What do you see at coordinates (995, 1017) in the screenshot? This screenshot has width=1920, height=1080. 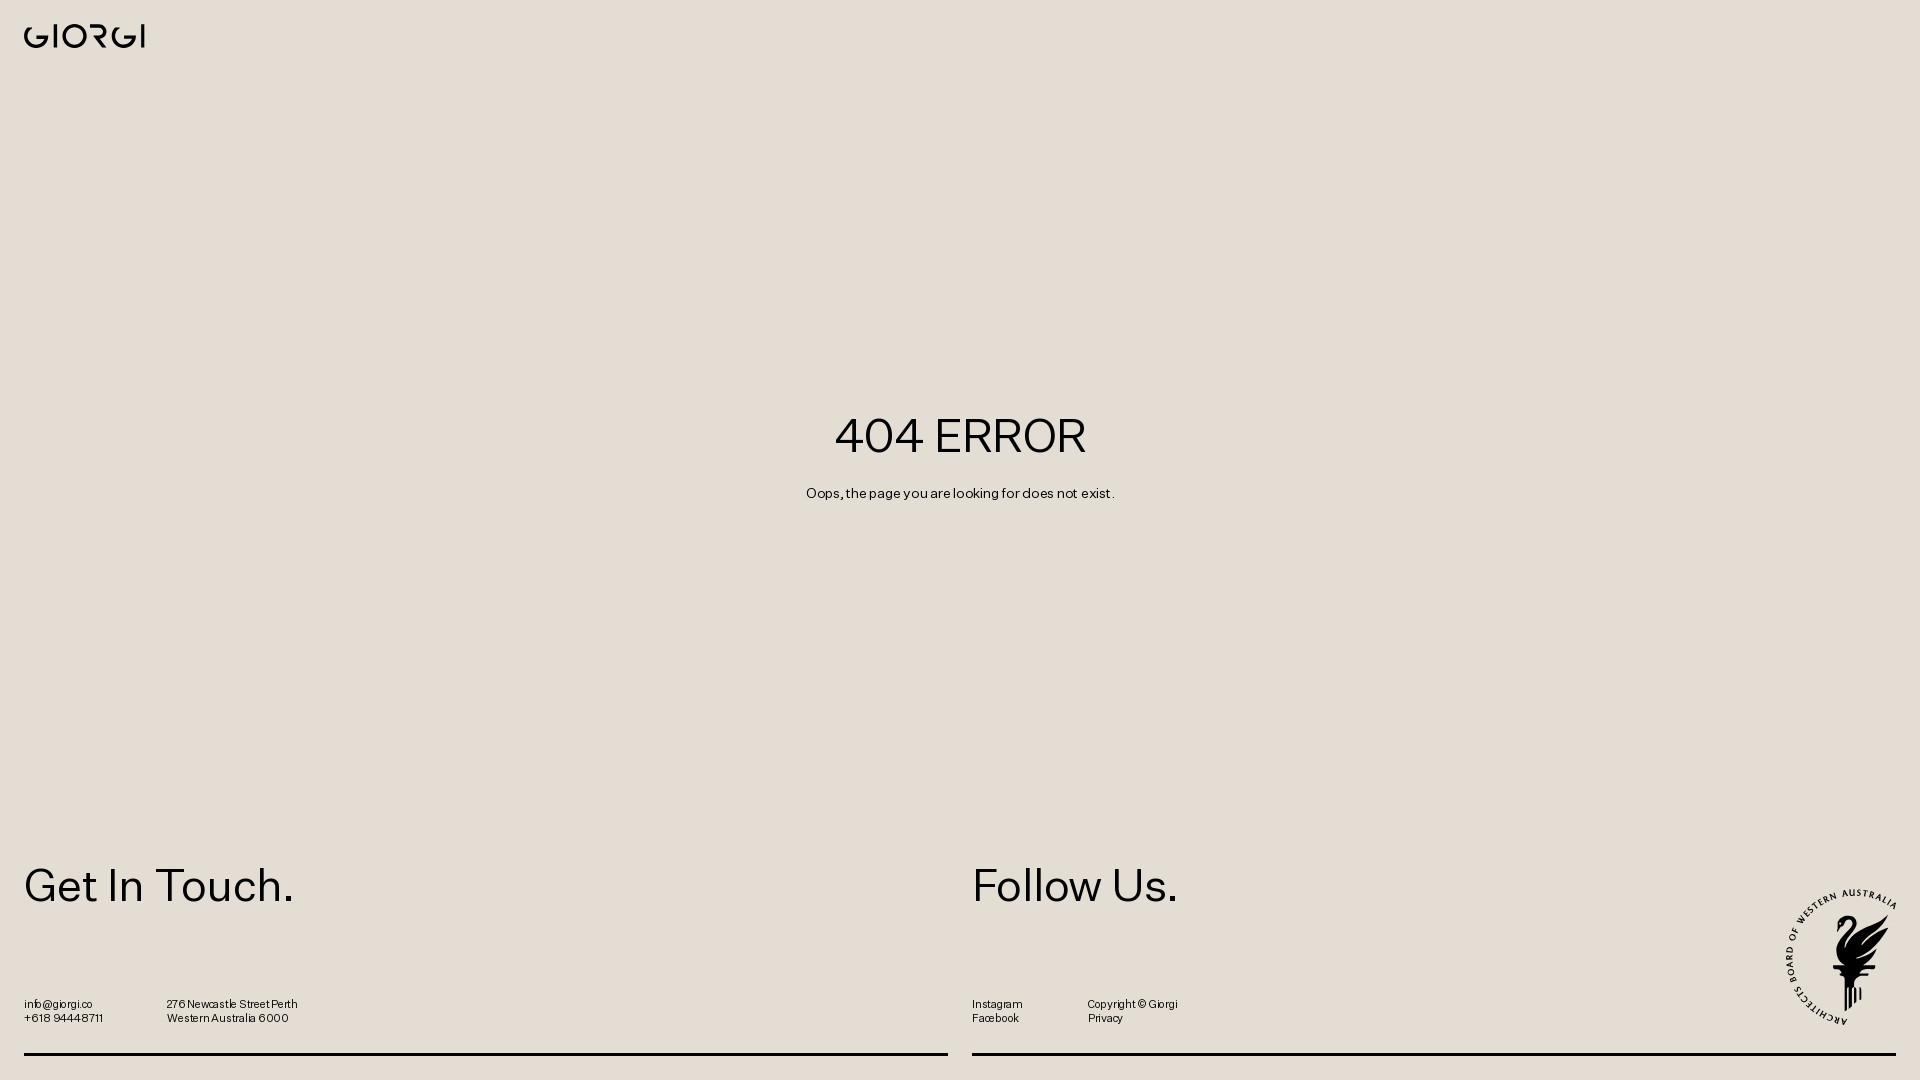 I see `'Facebook'` at bounding box center [995, 1017].